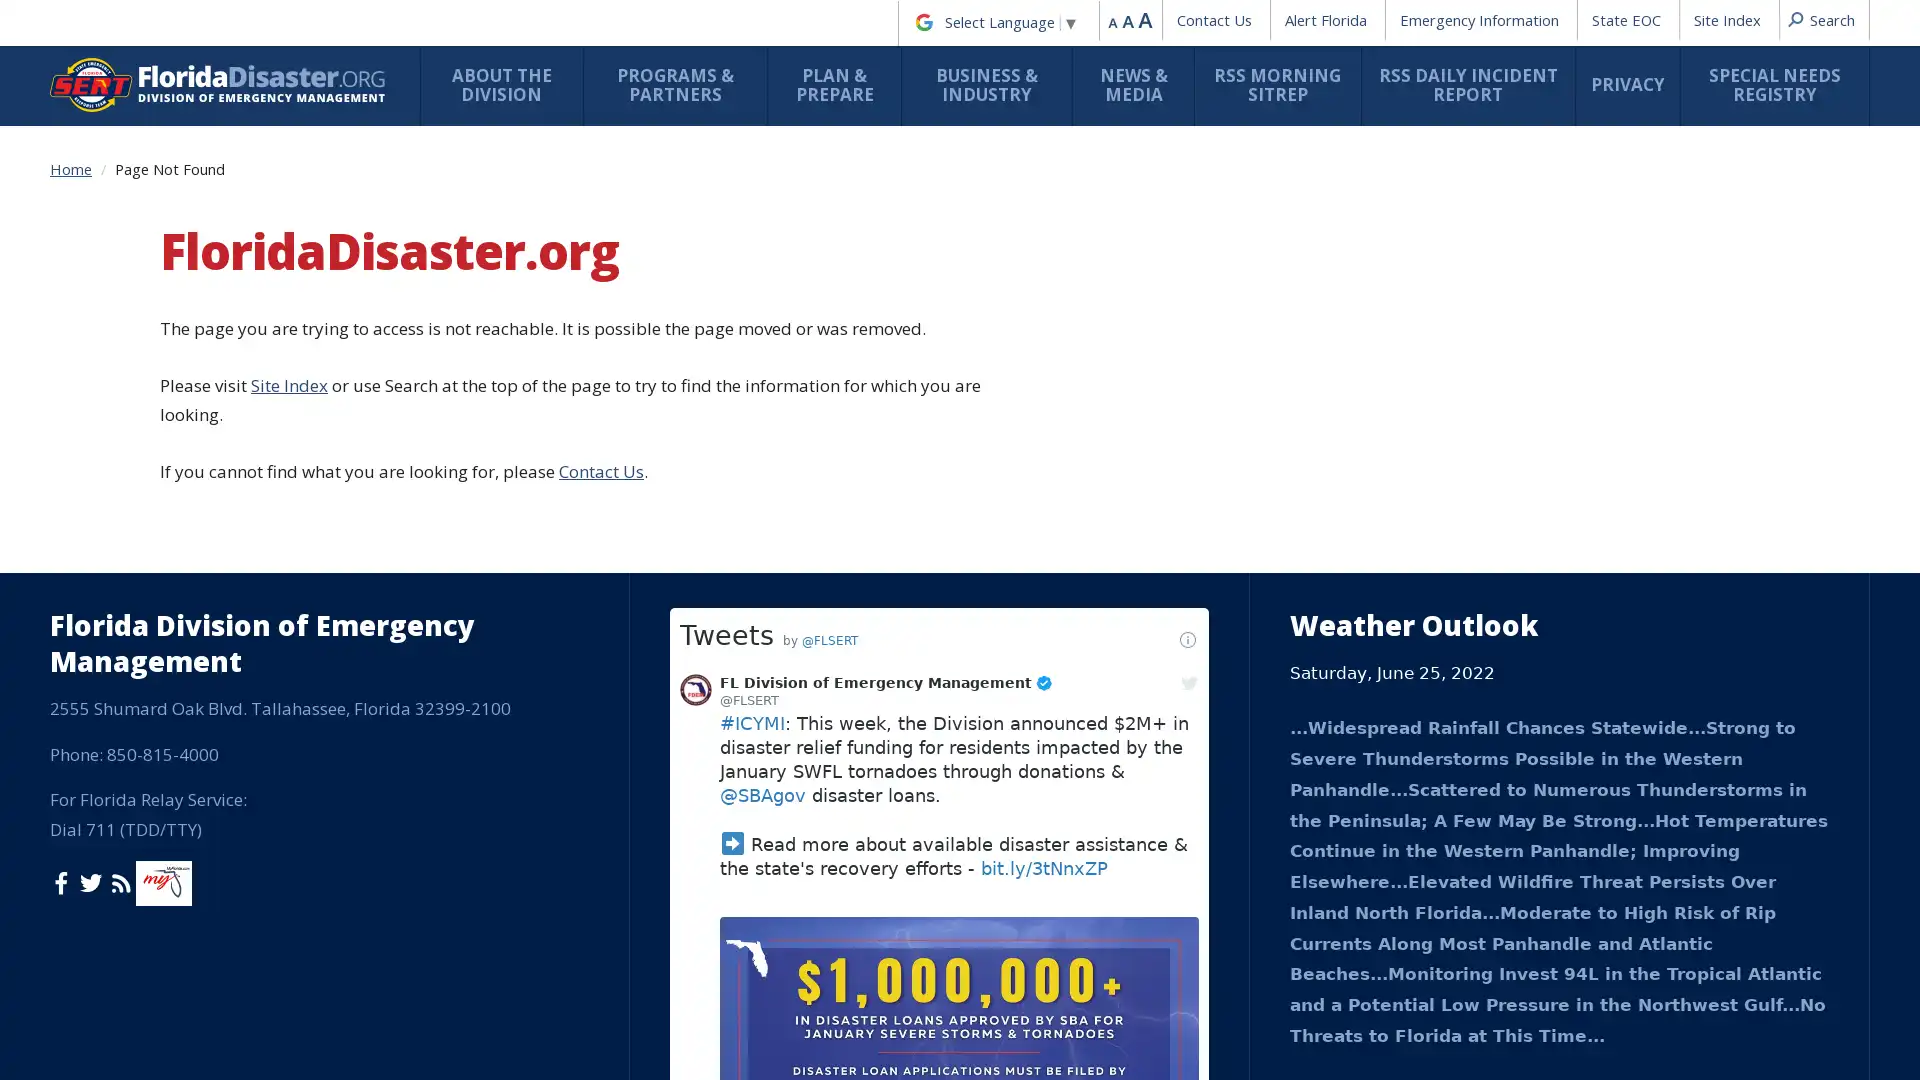  I want to click on Toggle More, so click(801, 514).